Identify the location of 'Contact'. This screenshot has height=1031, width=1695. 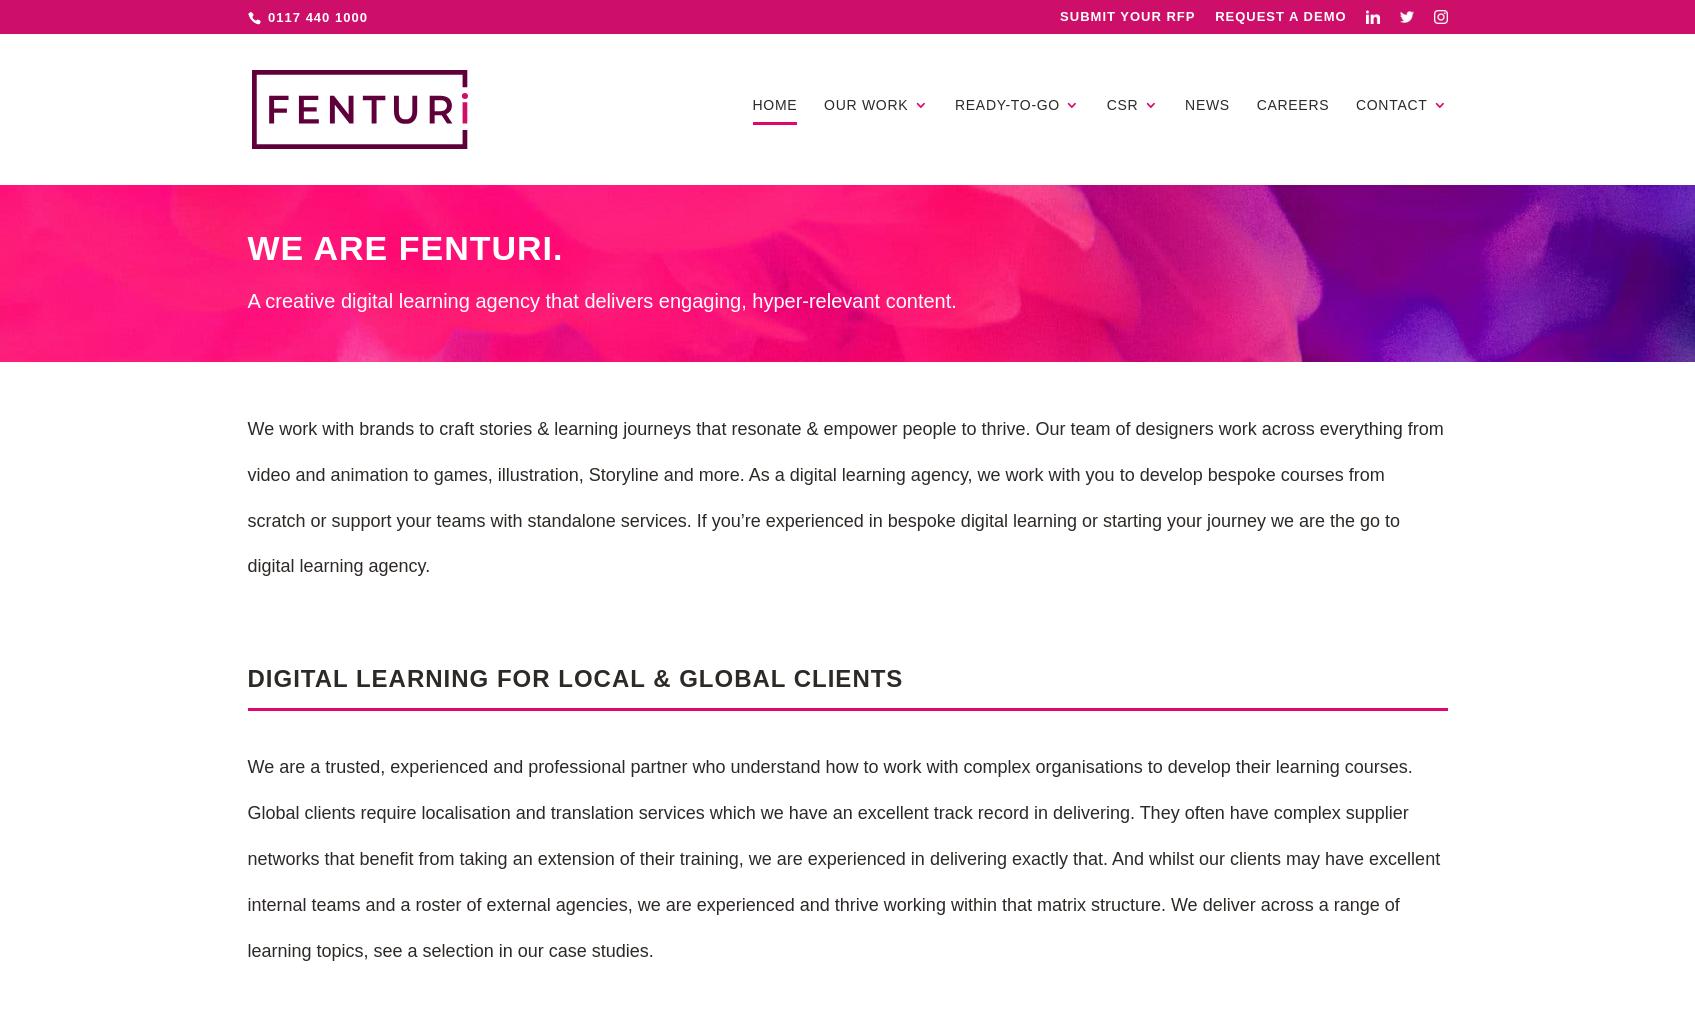
(1354, 103).